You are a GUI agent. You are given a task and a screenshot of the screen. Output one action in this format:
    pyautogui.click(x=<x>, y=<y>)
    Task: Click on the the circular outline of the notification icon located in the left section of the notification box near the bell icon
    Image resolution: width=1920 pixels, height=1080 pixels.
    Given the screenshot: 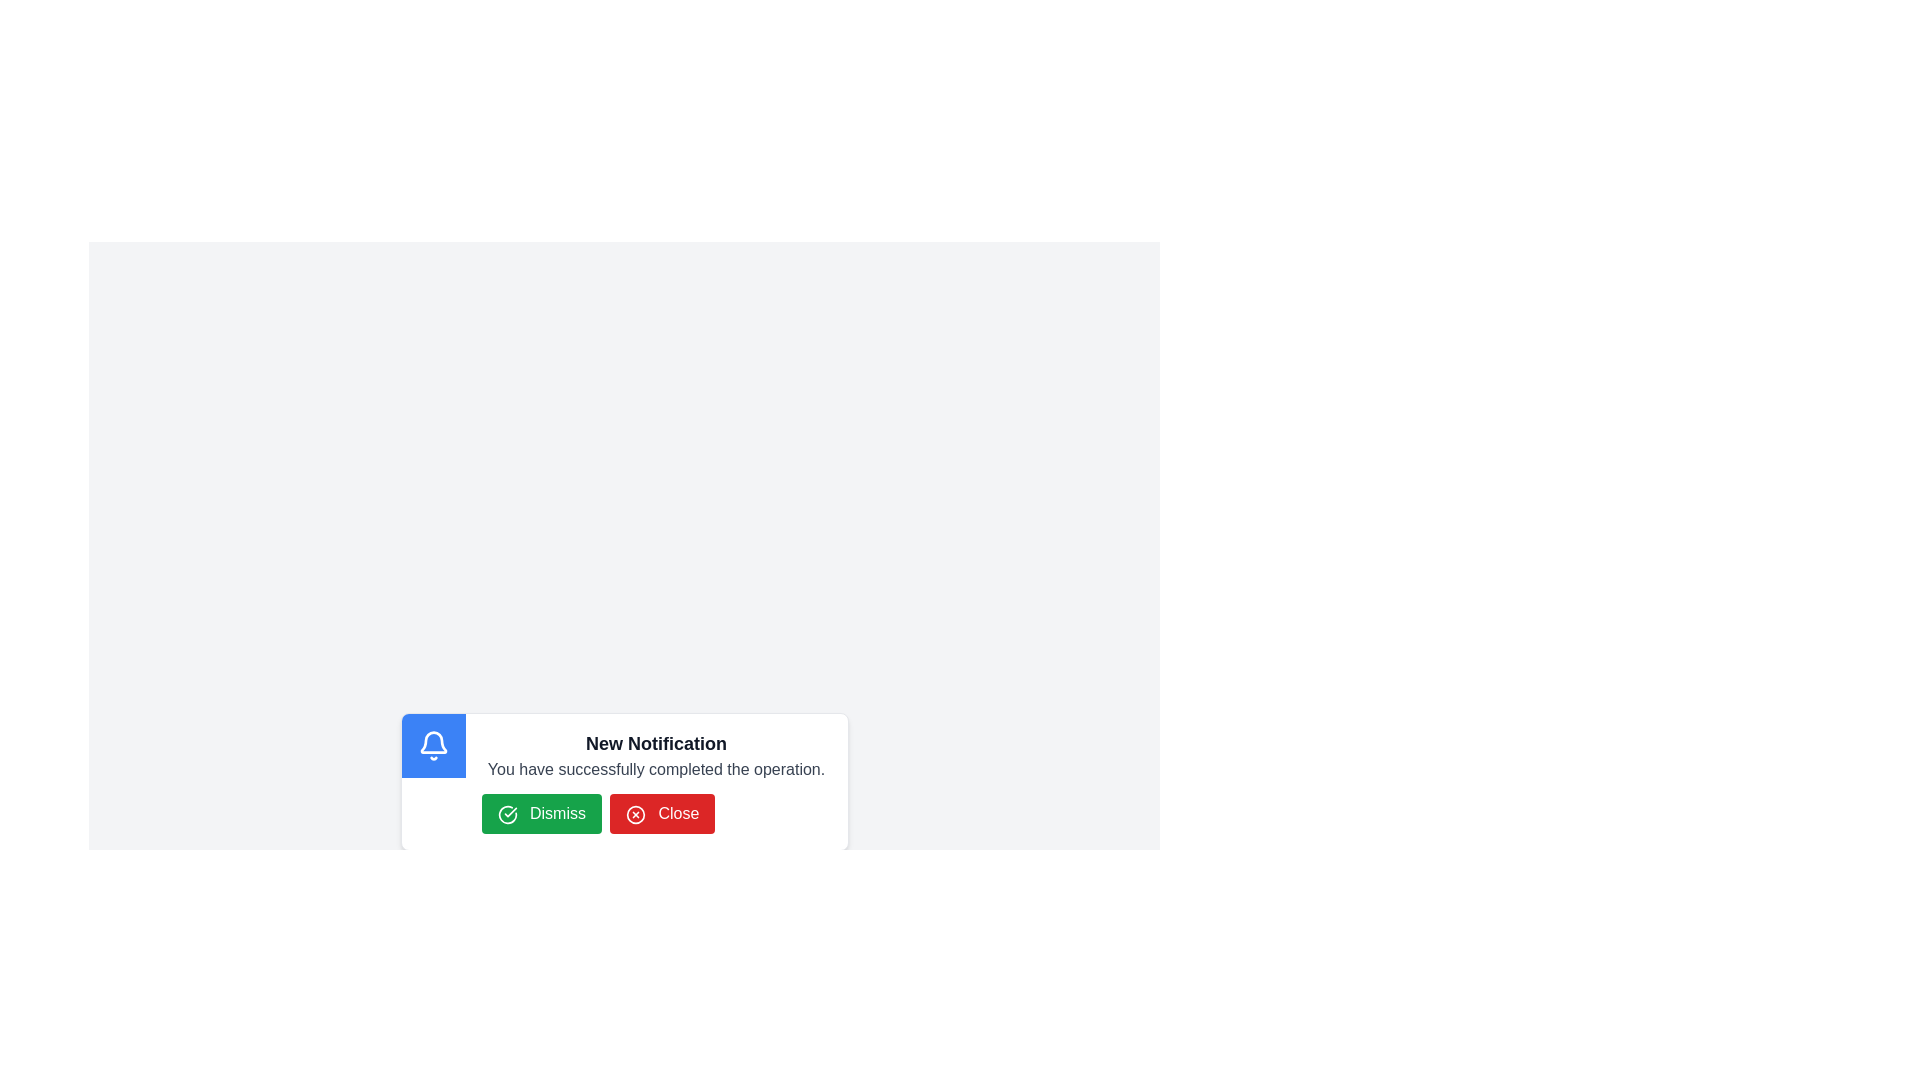 What is the action you would take?
    pyautogui.click(x=507, y=814)
    